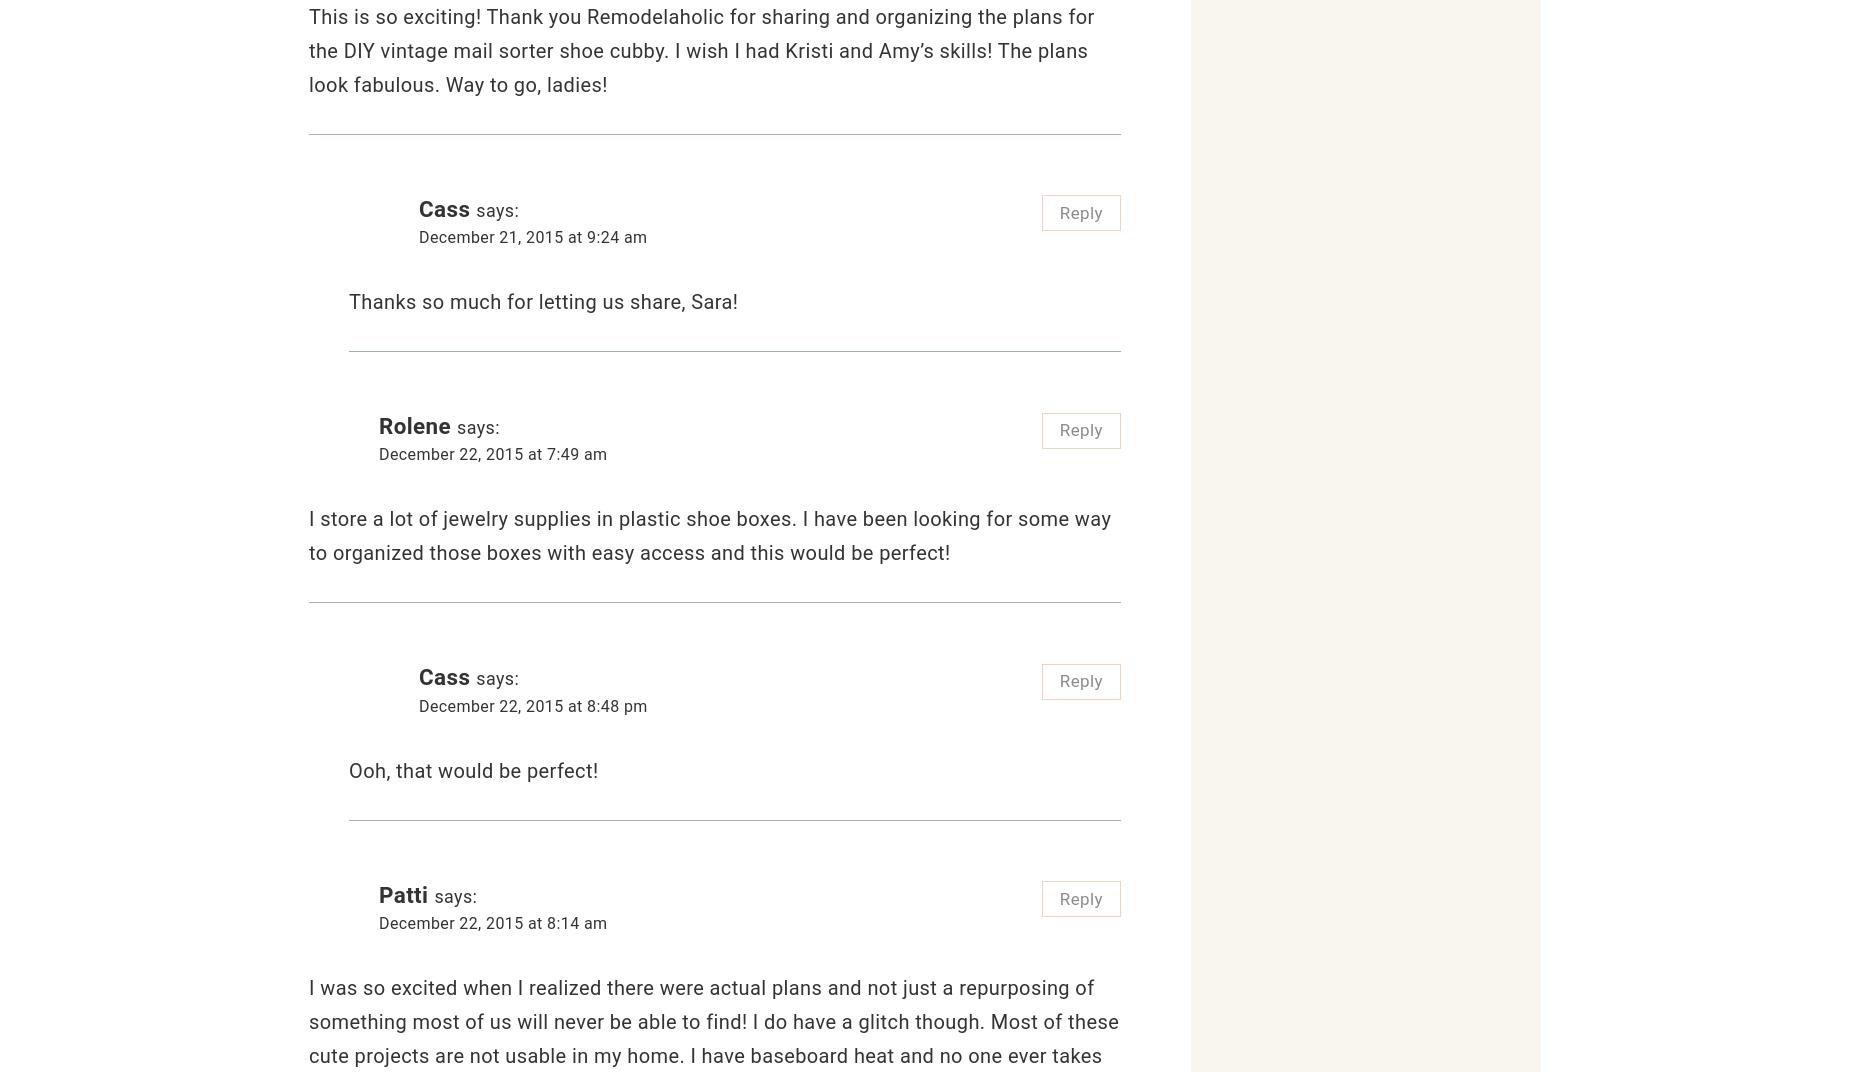 This screenshot has height=1072, width=1850. What do you see at coordinates (543, 300) in the screenshot?
I see `'Thanks so much for letting us share, Sara!'` at bounding box center [543, 300].